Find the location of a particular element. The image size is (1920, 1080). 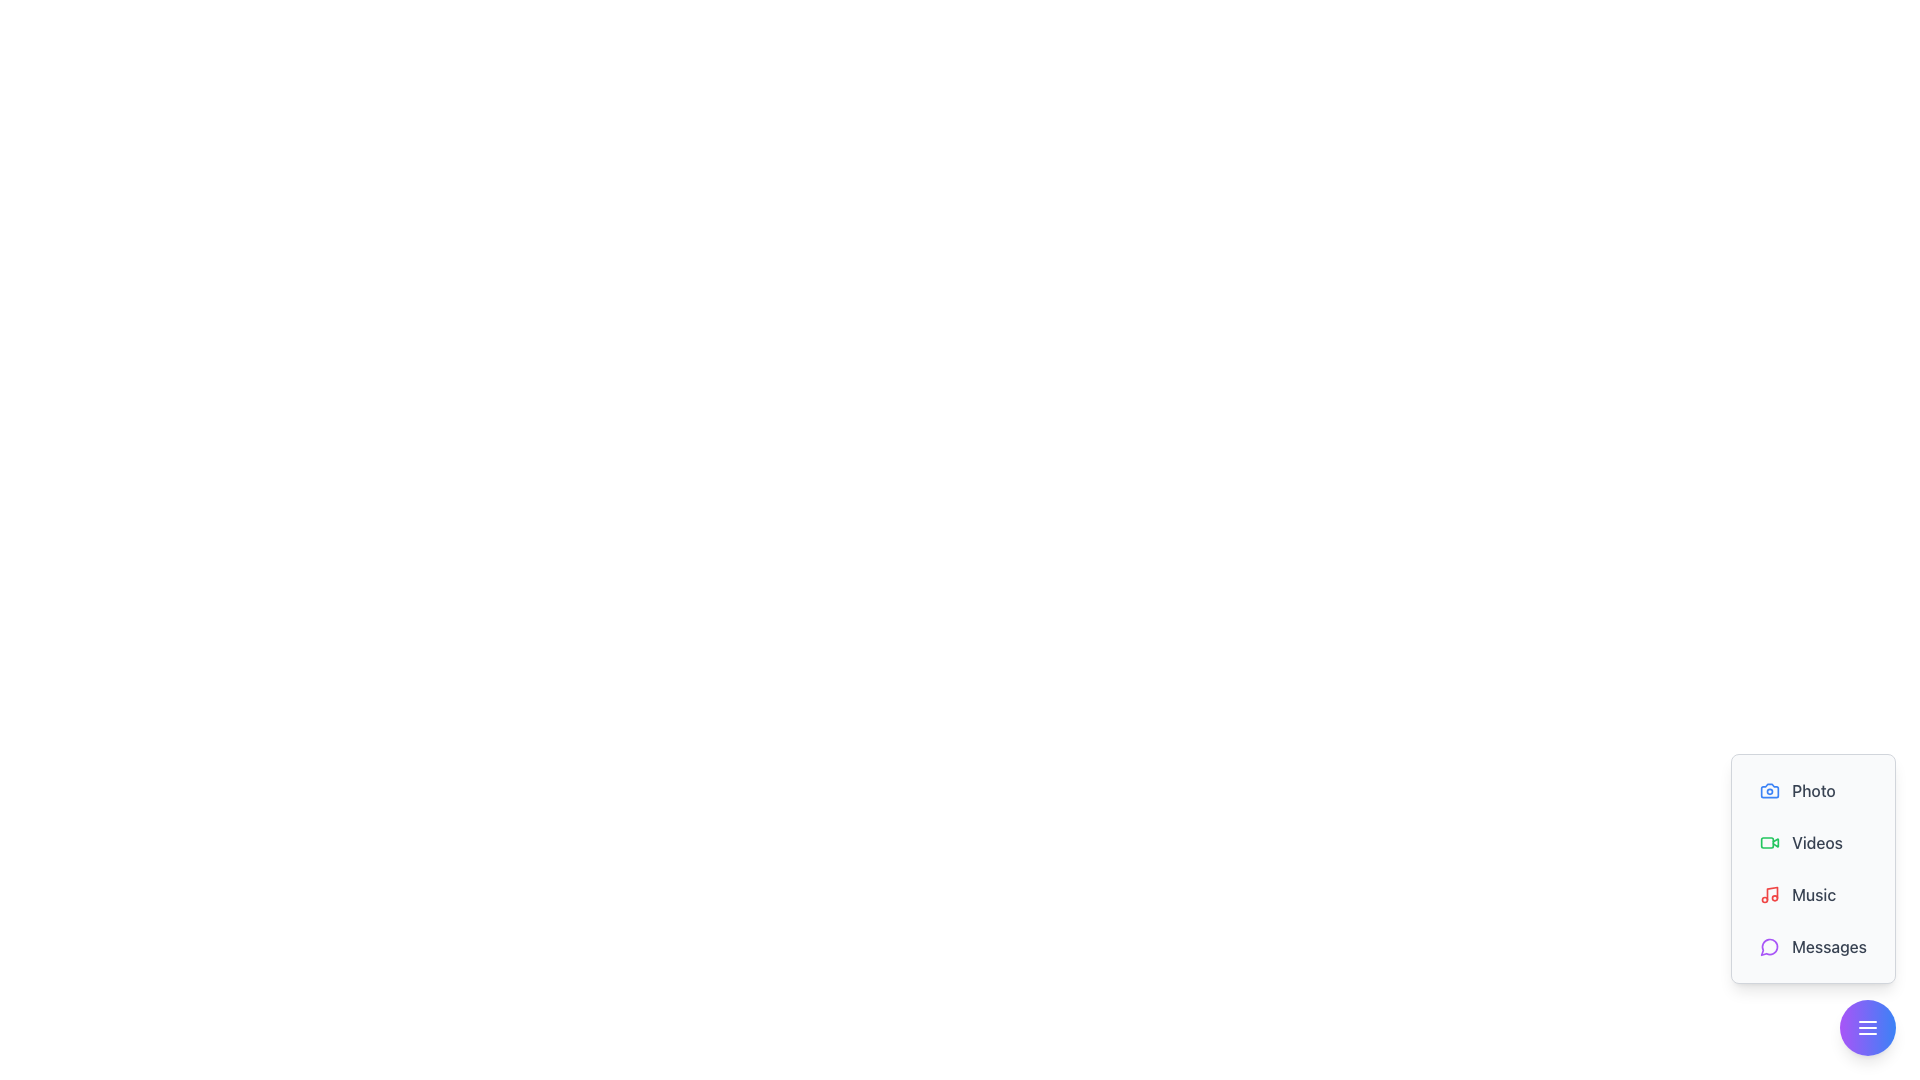

the video icon located second from the top in the vertical stack of icons and labels is located at coordinates (1767, 843).